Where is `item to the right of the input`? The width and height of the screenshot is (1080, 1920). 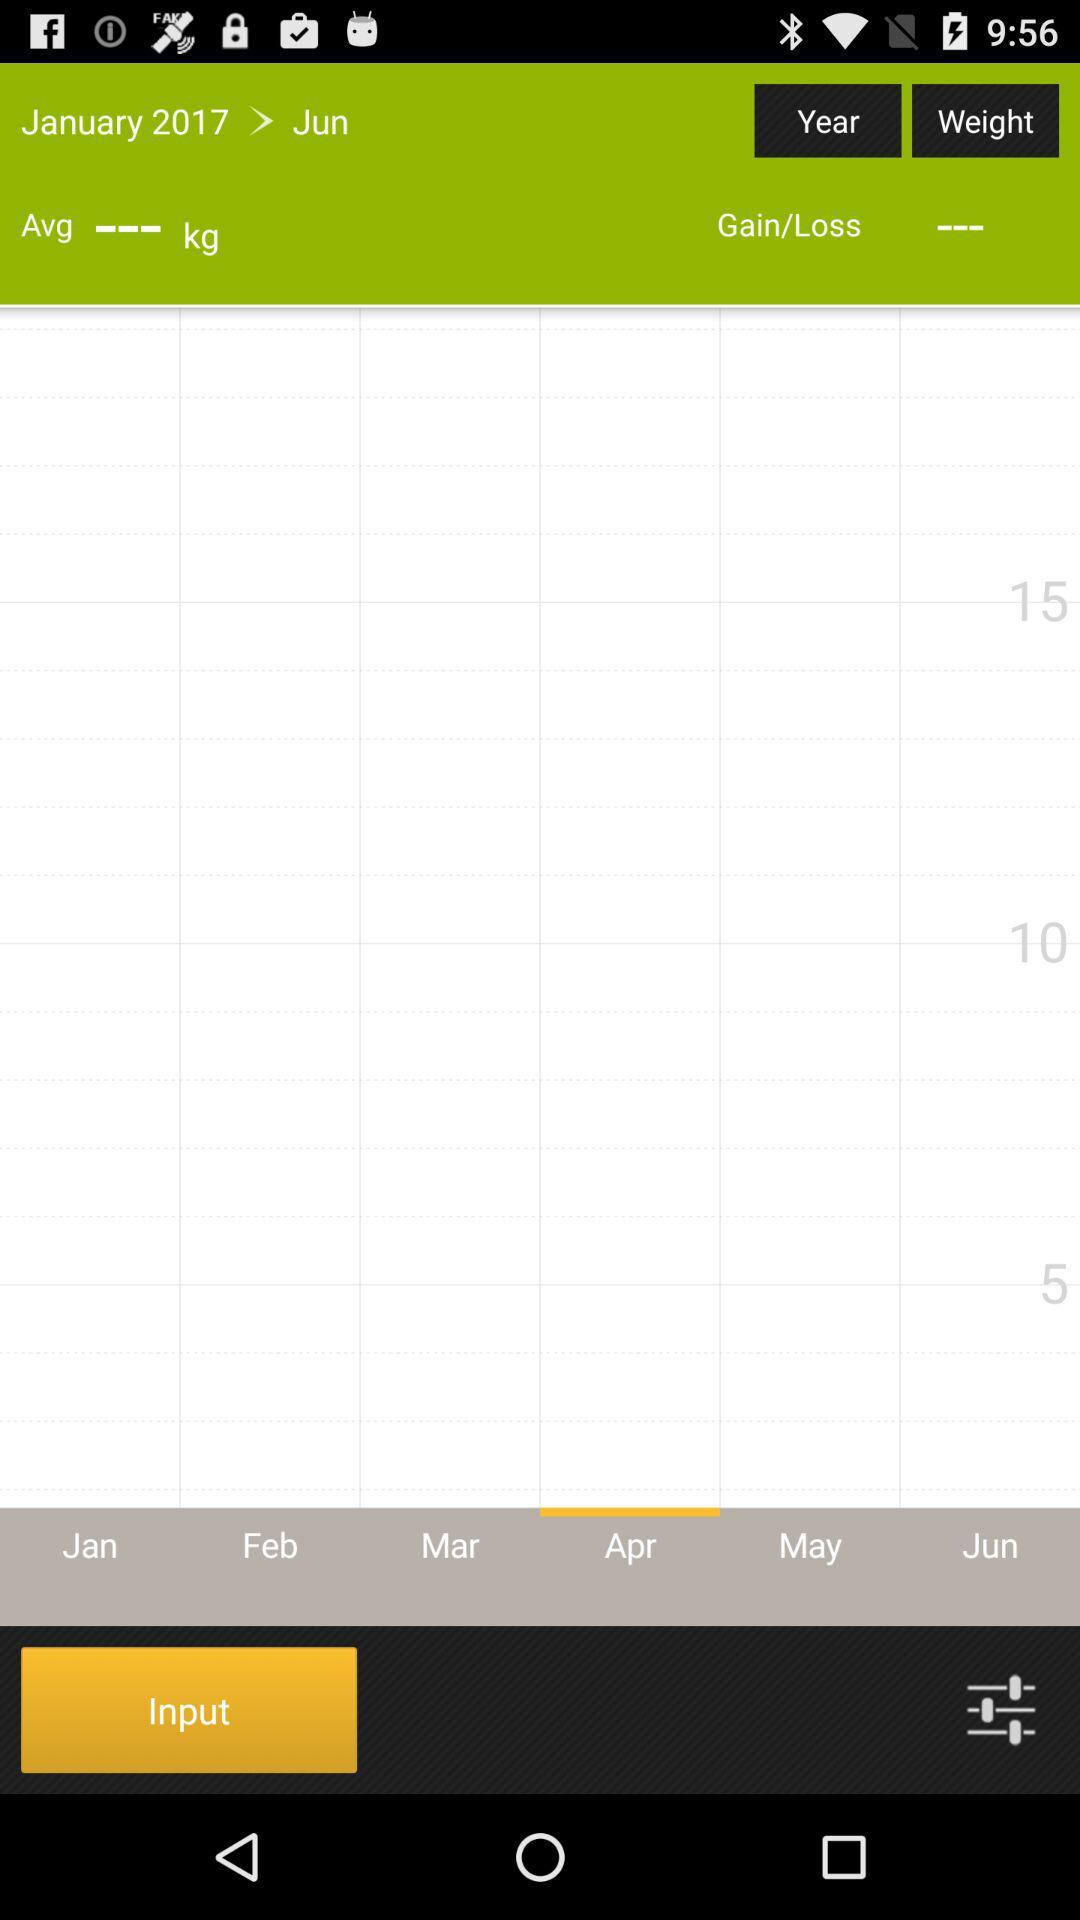
item to the right of the input is located at coordinates (1001, 1708).